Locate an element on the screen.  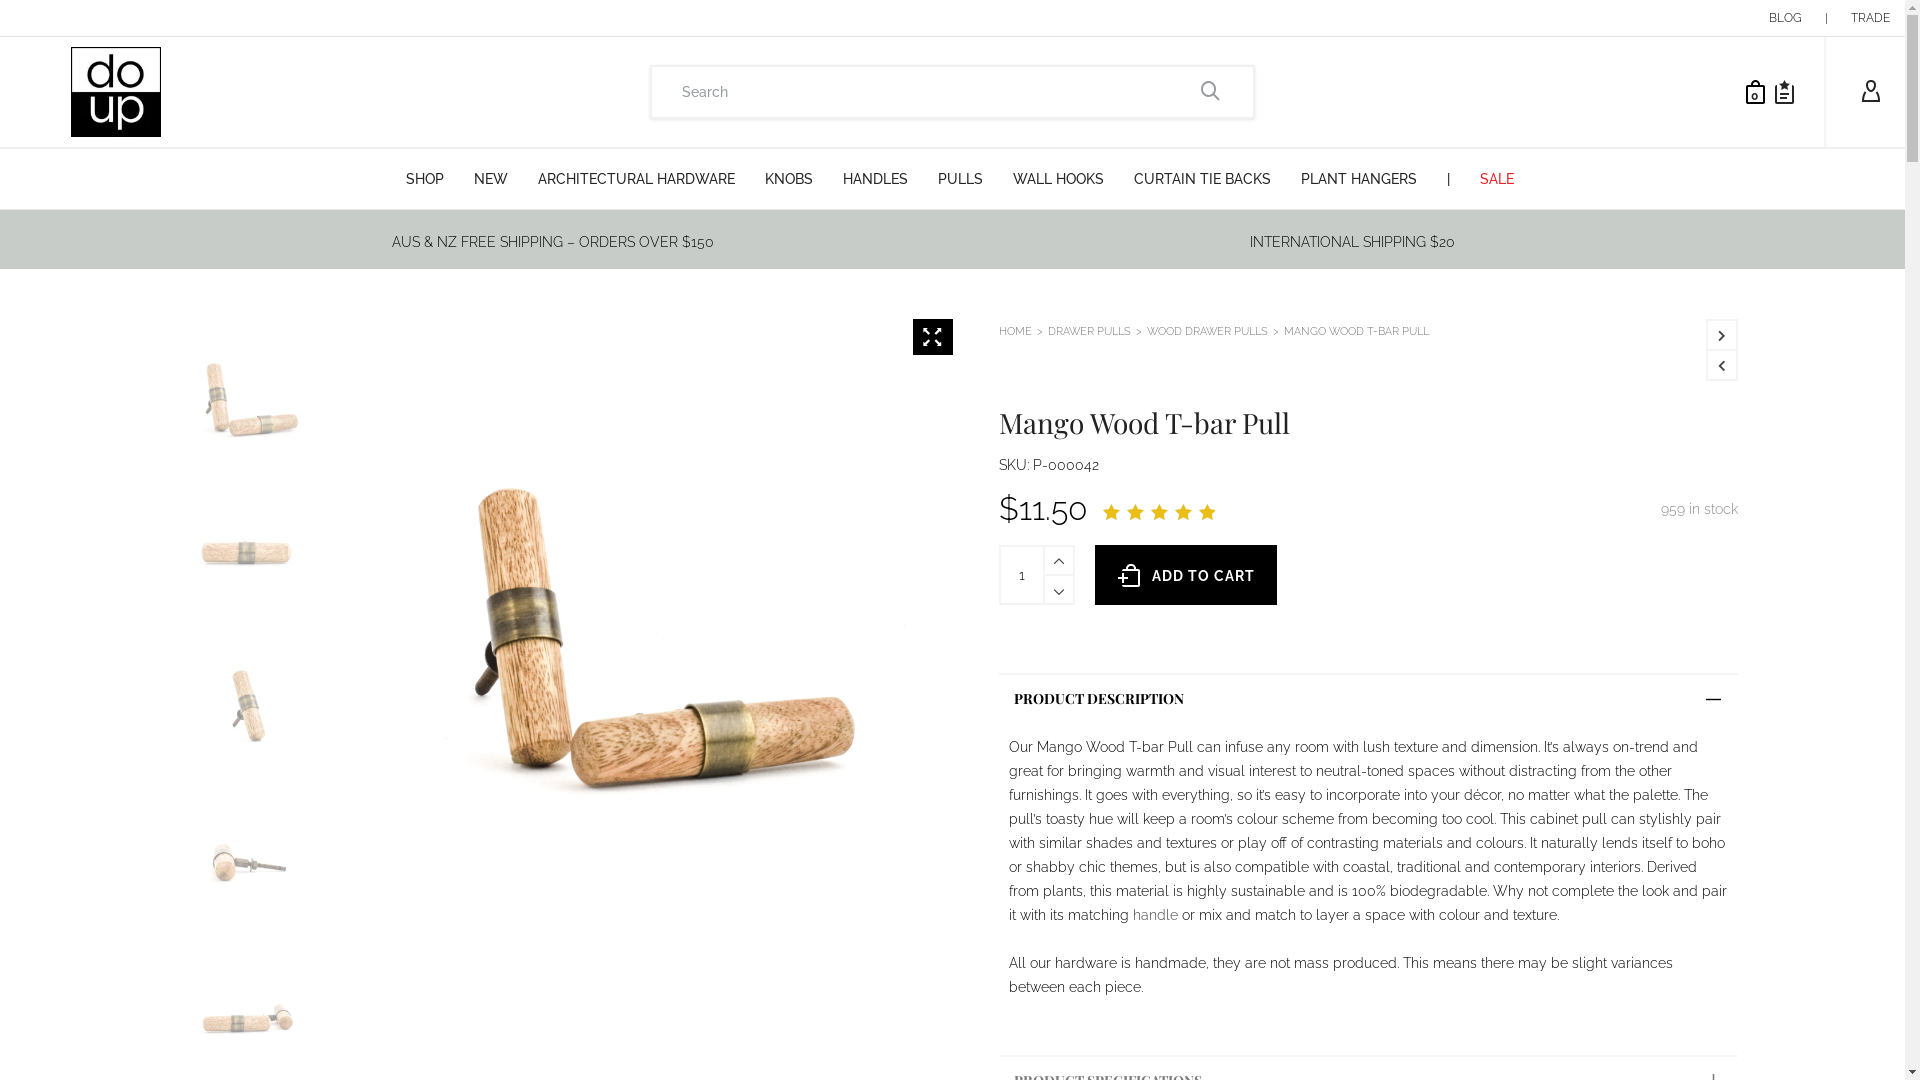
'handle' is located at coordinates (1155, 914).